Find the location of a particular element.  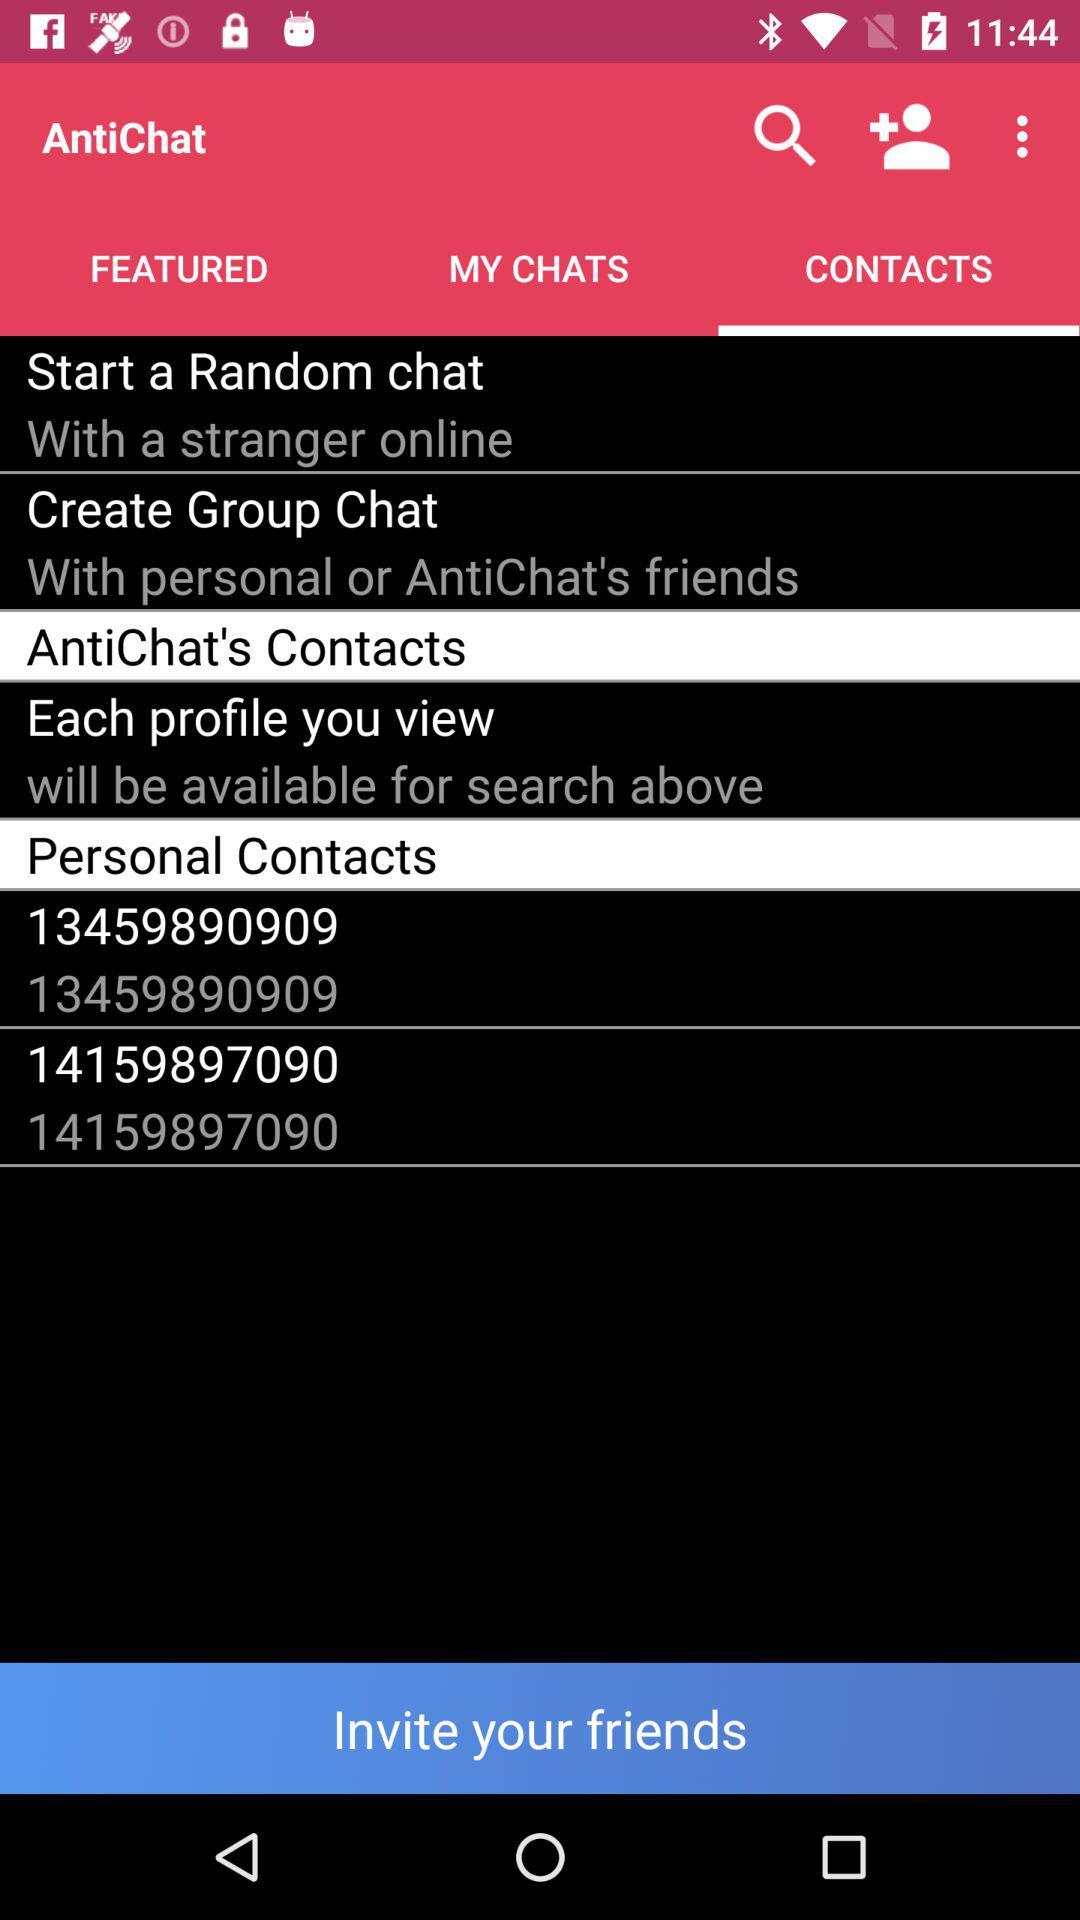

with a stranger item is located at coordinates (270, 436).